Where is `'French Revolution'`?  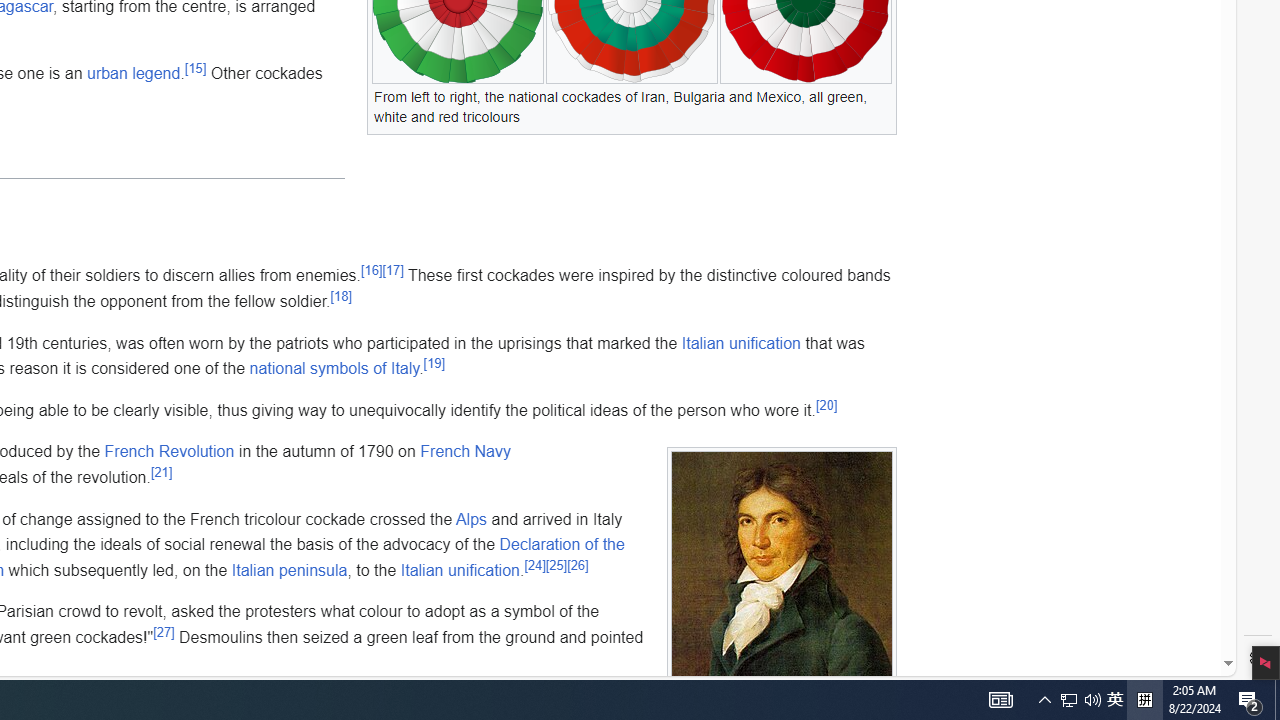
'French Revolution' is located at coordinates (169, 451).